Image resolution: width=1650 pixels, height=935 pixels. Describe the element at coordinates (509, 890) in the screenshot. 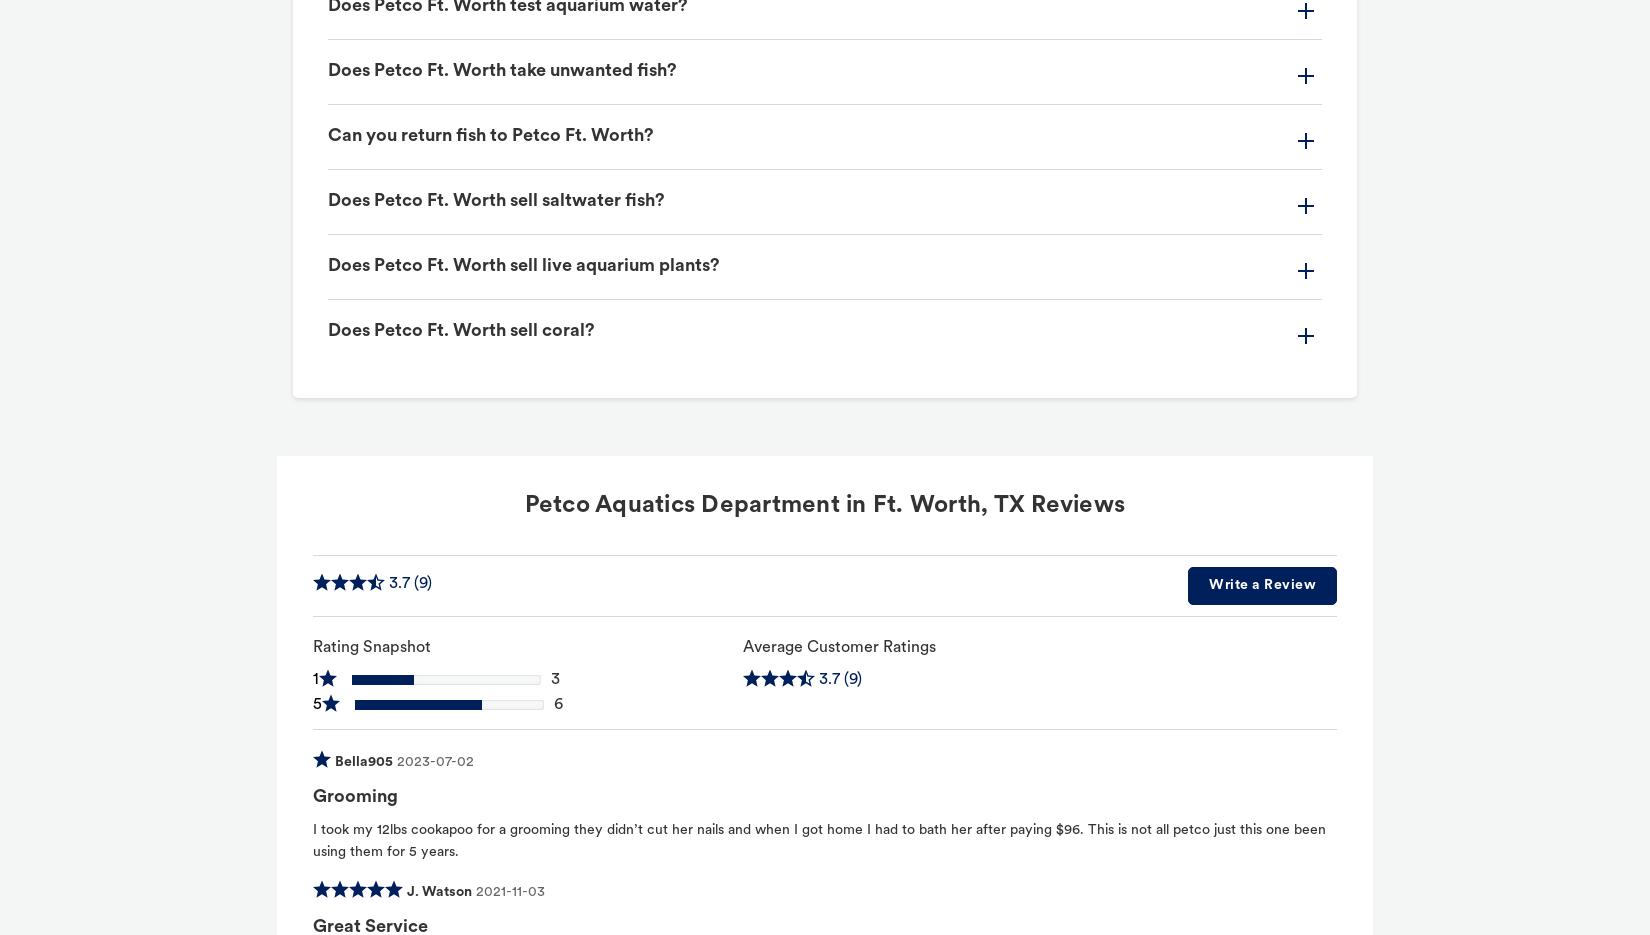

I see `'2021-11-03'` at that location.